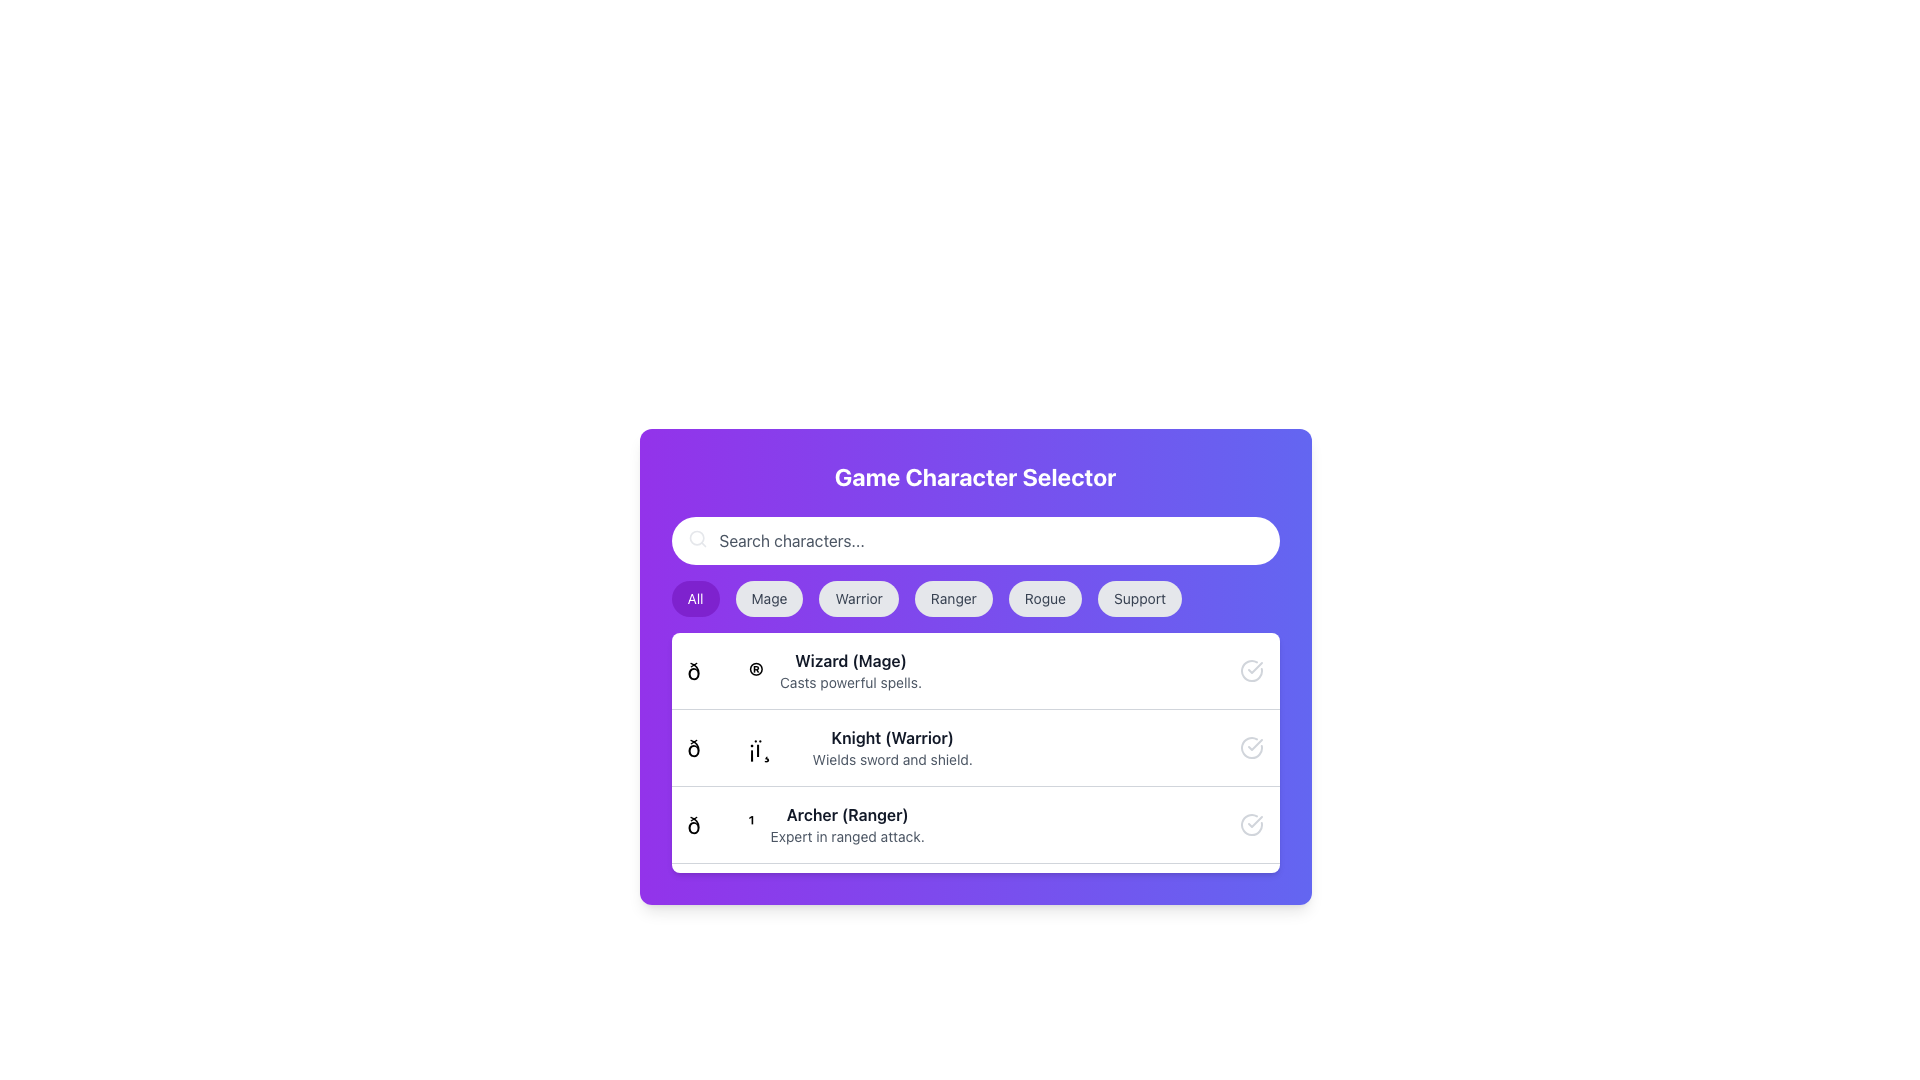  What do you see at coordinates (1140, 597) in the screenshot?
I see `the 'Support' button, which is a rounded rectangular button with a light gray background and dark gray text, positioned as the sixth button in the row of category selectors` at bounding box center [1140, 597].